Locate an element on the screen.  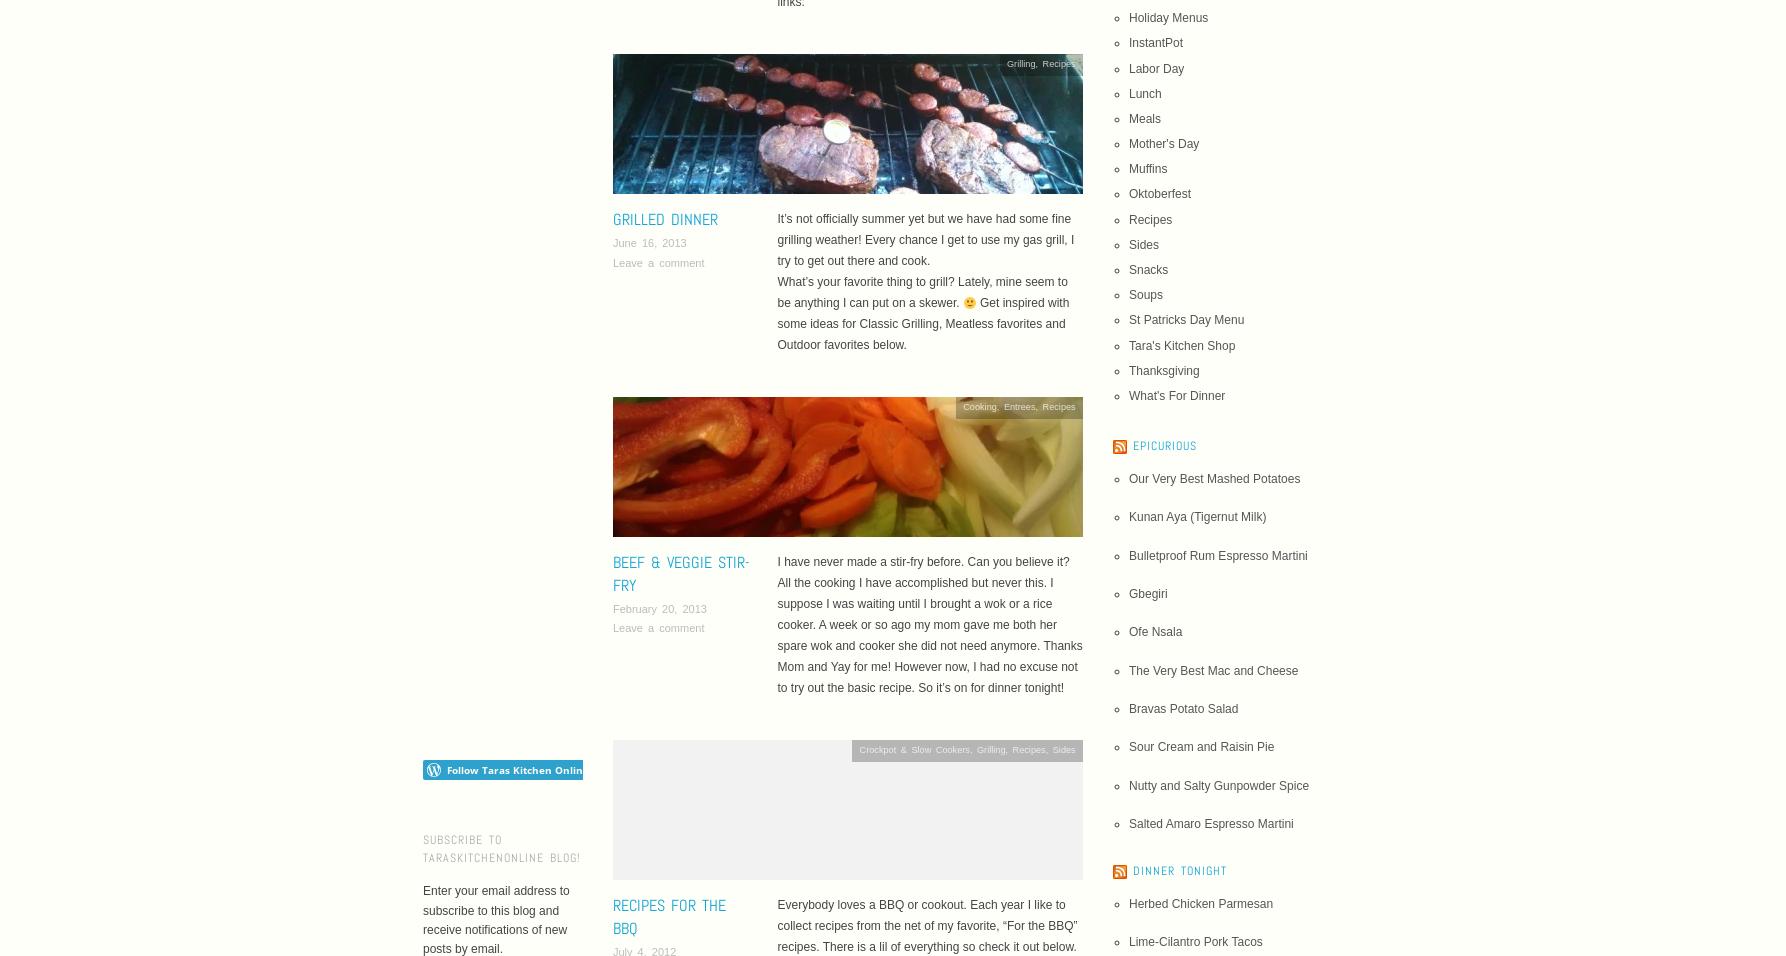
'What’s your favorite thing to grill? Lately, mine seem to be anything I can put on a skewer.' is located at coordinates (921, 291).